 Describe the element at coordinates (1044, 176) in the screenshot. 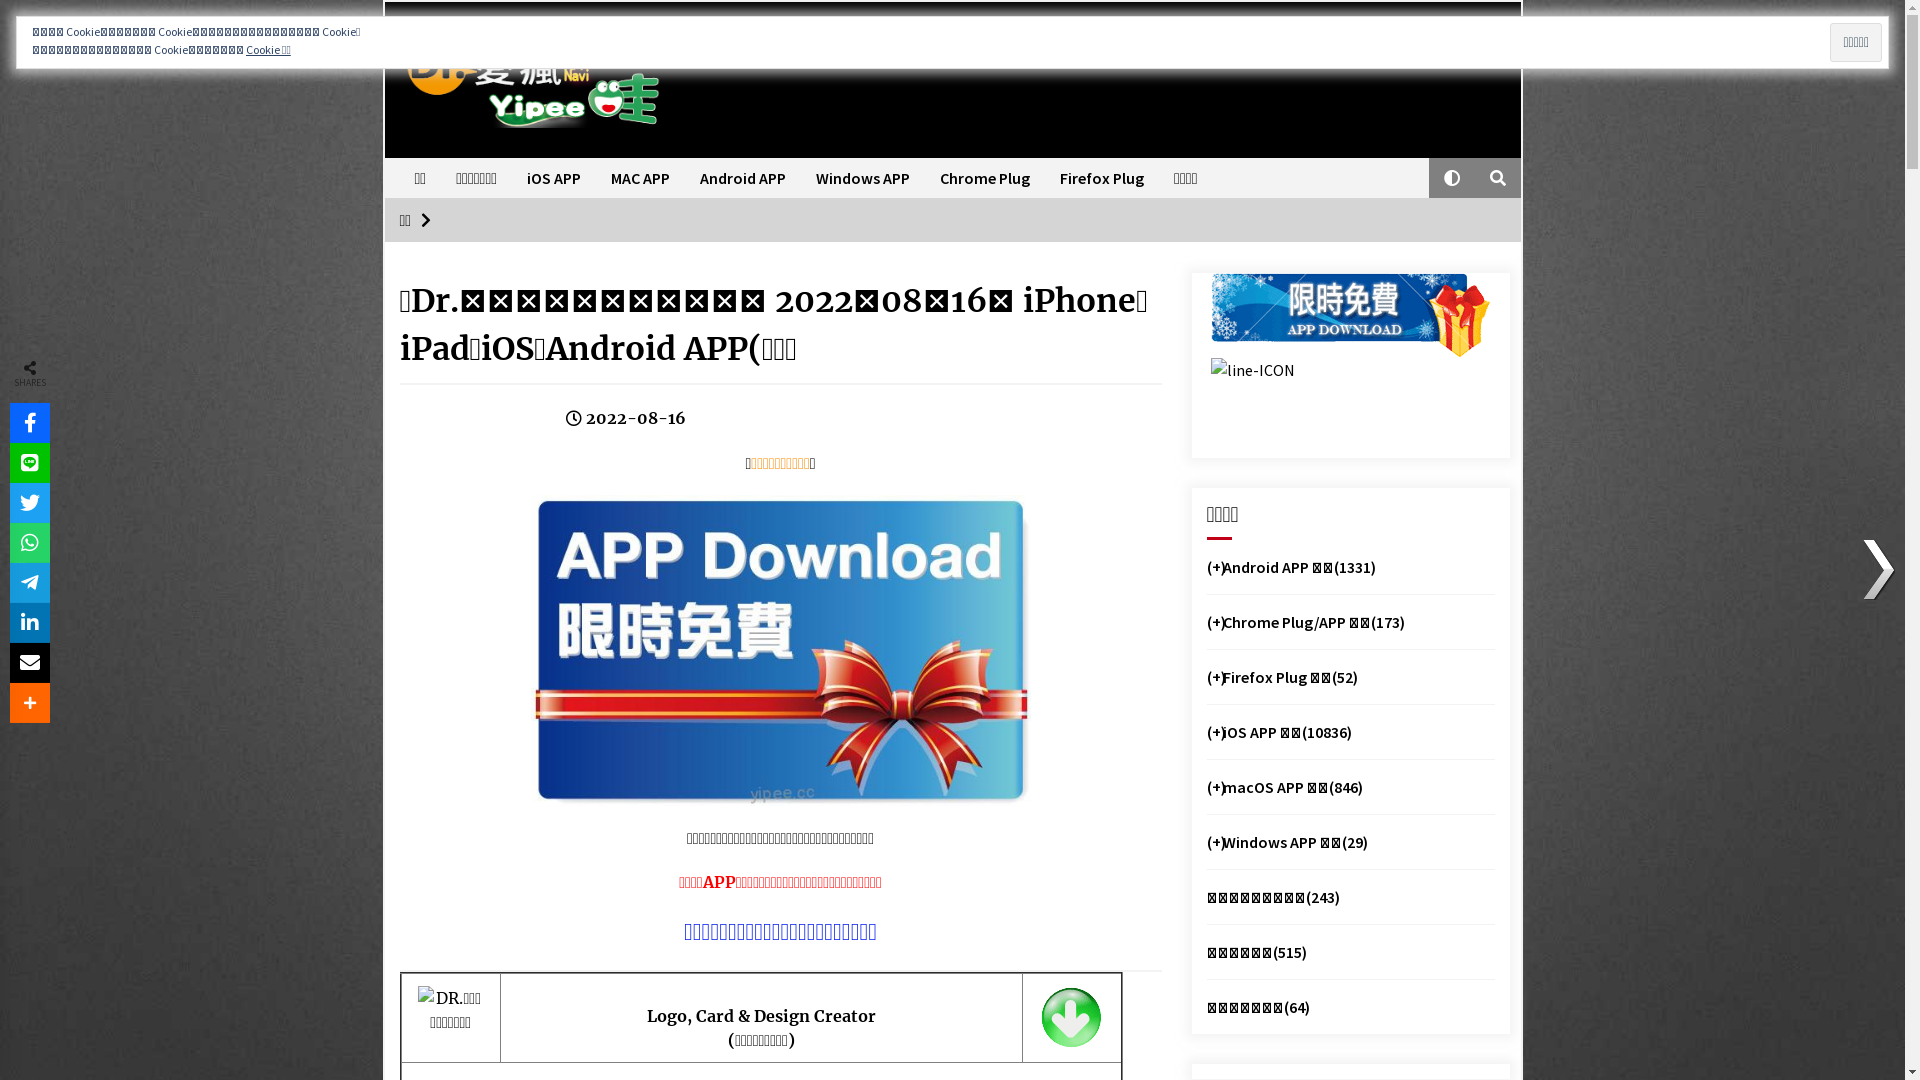

I see `'Firefox Plug'` at that location.